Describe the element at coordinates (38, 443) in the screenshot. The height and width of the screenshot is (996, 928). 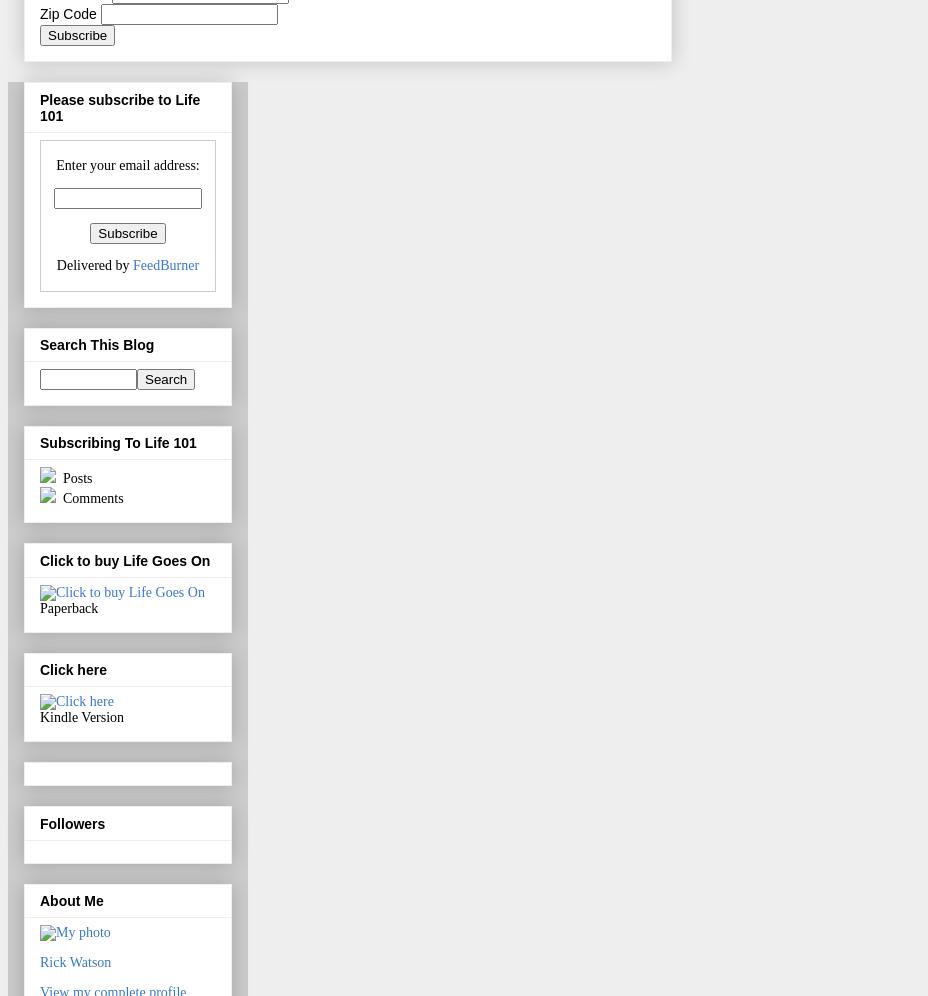
I see `'Subscribing To Life 101'` at that location.